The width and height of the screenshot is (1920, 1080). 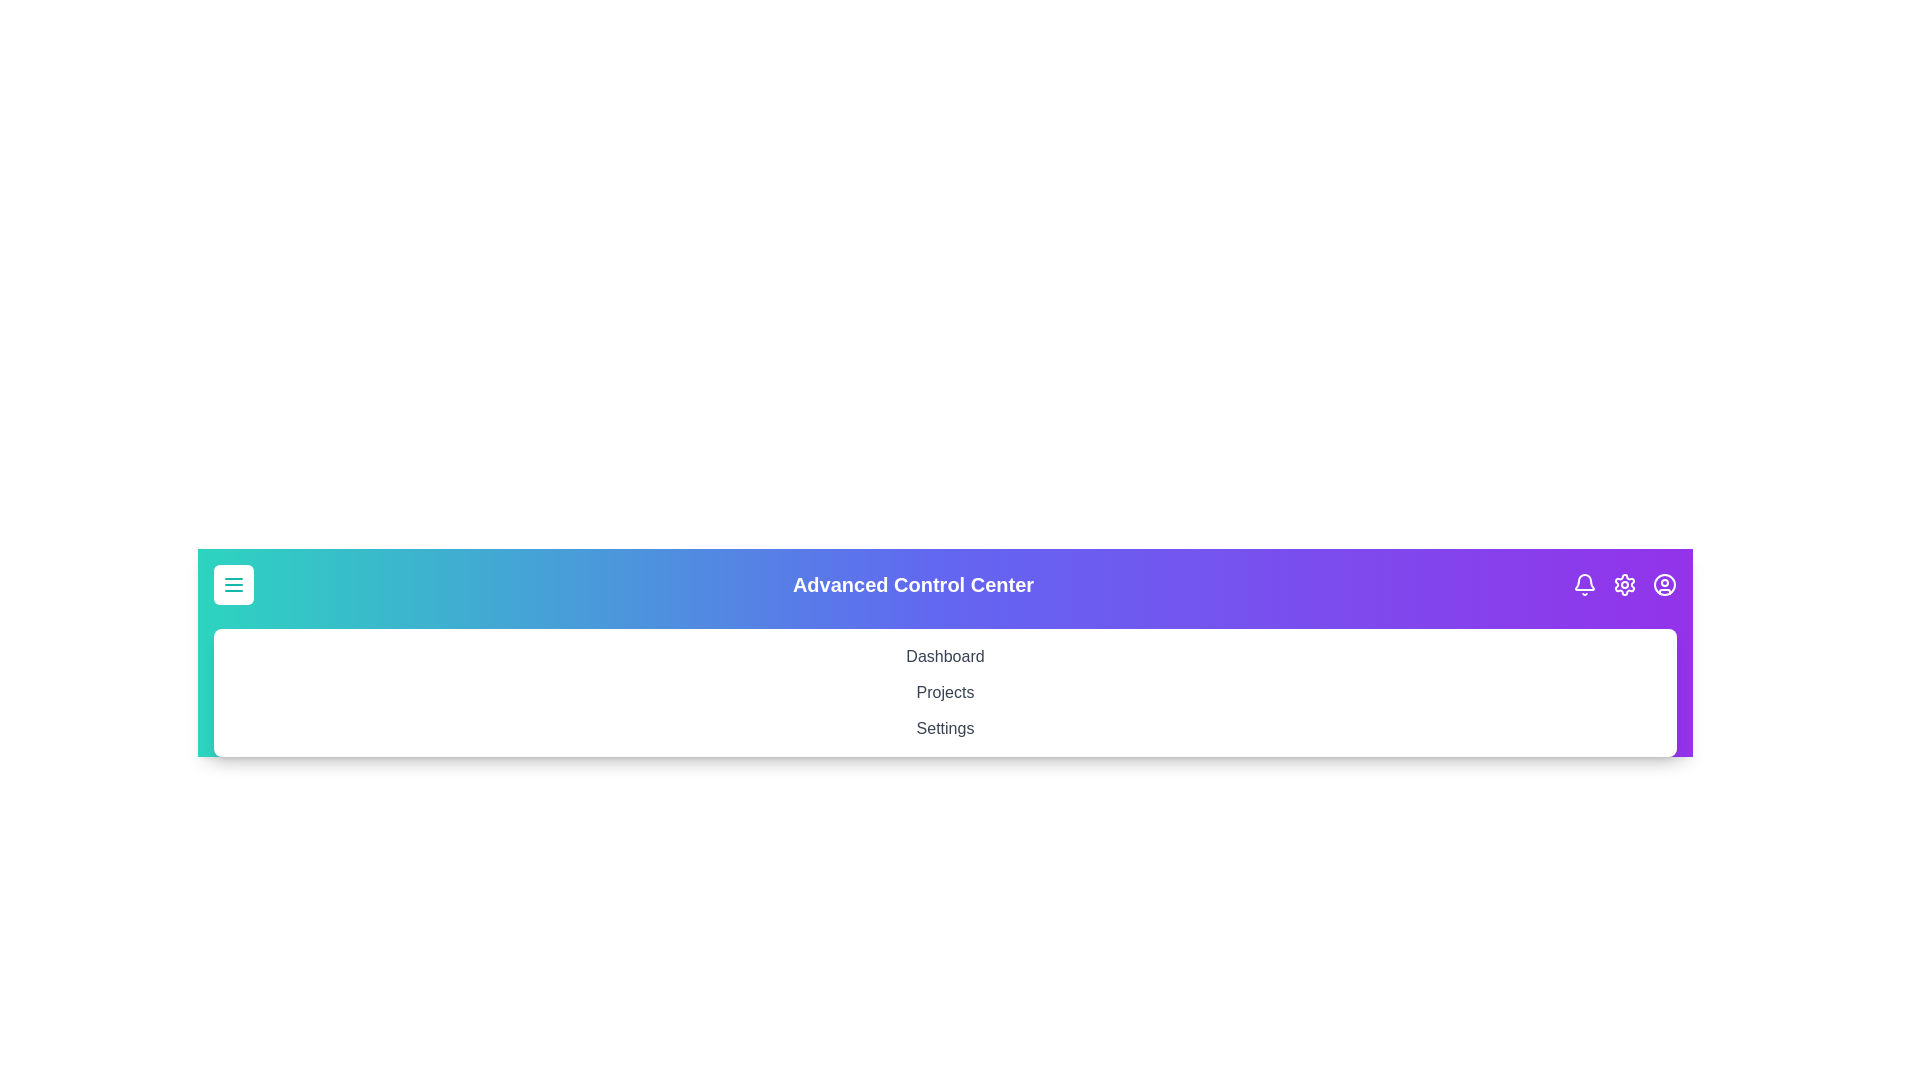 What do you see at coordinates (1583, 585) in the screenshot?
I see `bell icon to access notifications` at bounding box center [1583, 585].